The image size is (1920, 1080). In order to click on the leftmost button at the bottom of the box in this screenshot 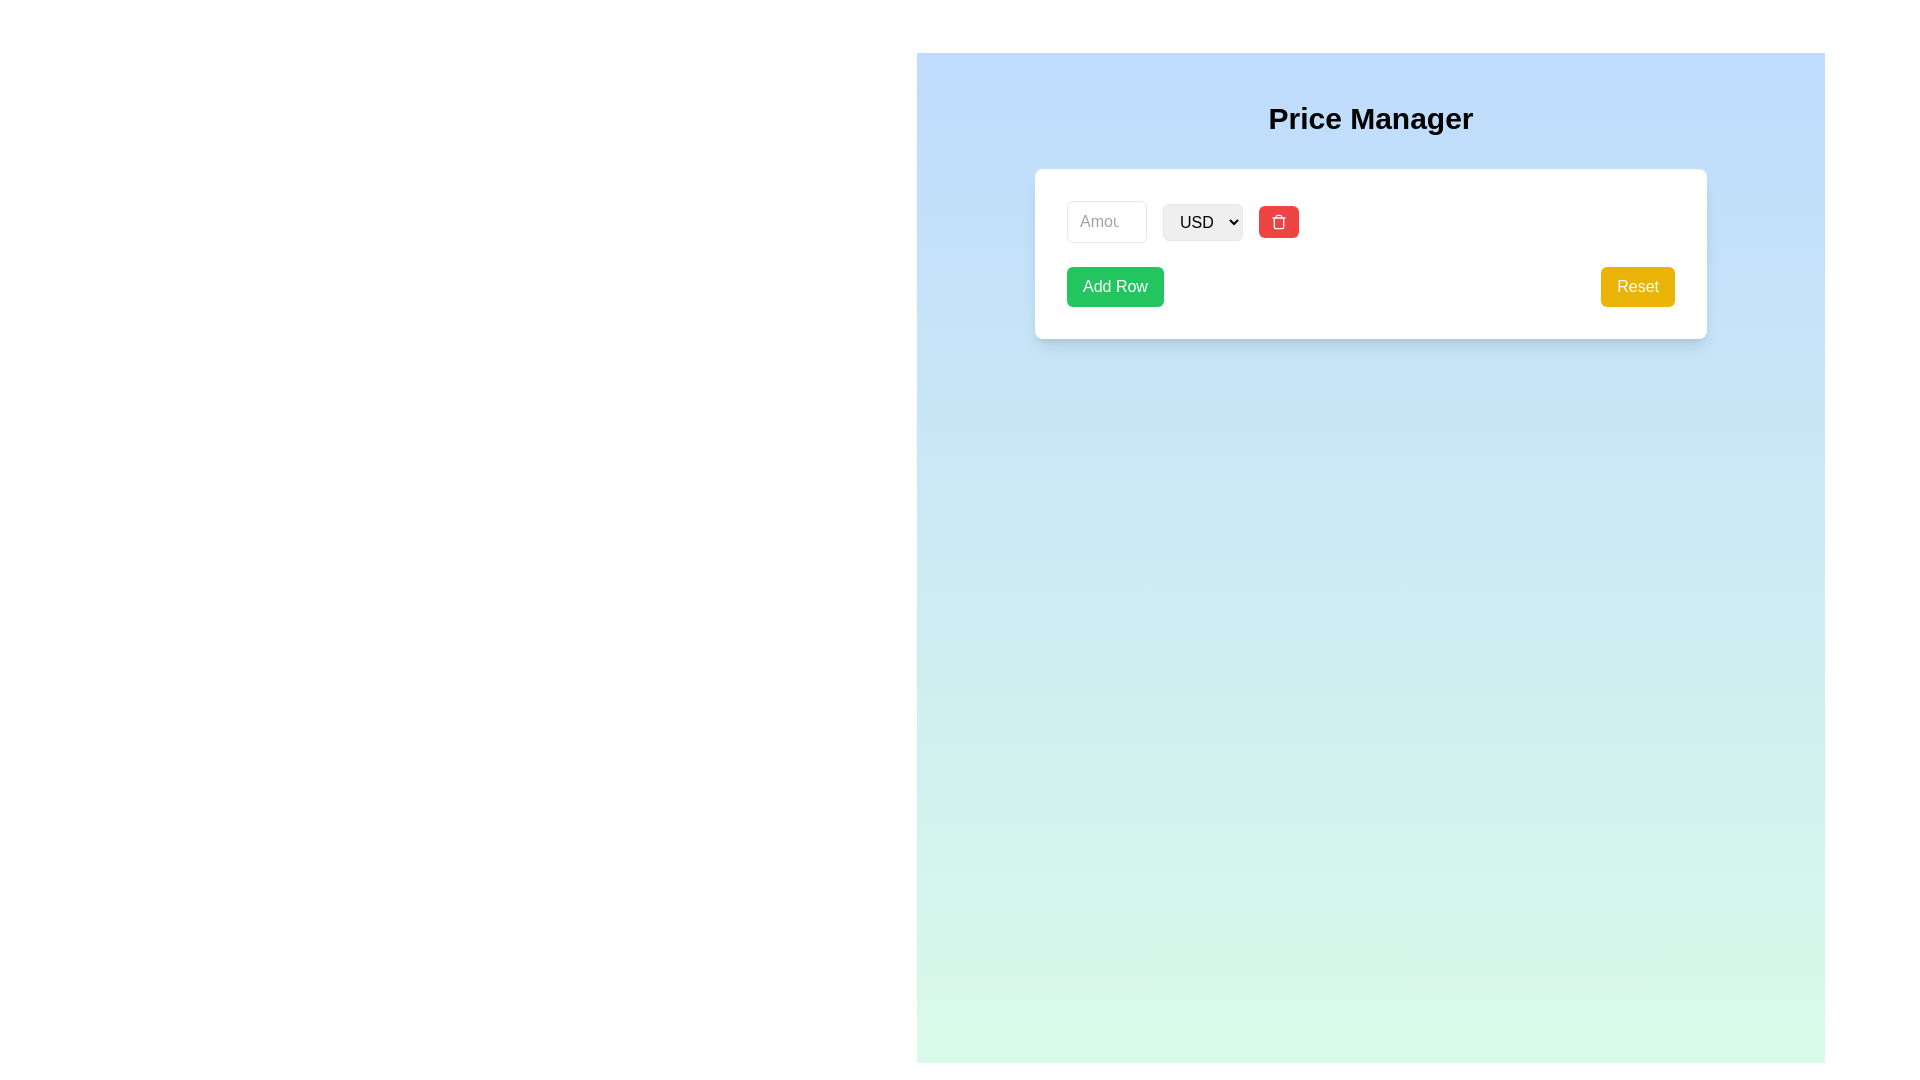, I will do `click(1114, 286)`.